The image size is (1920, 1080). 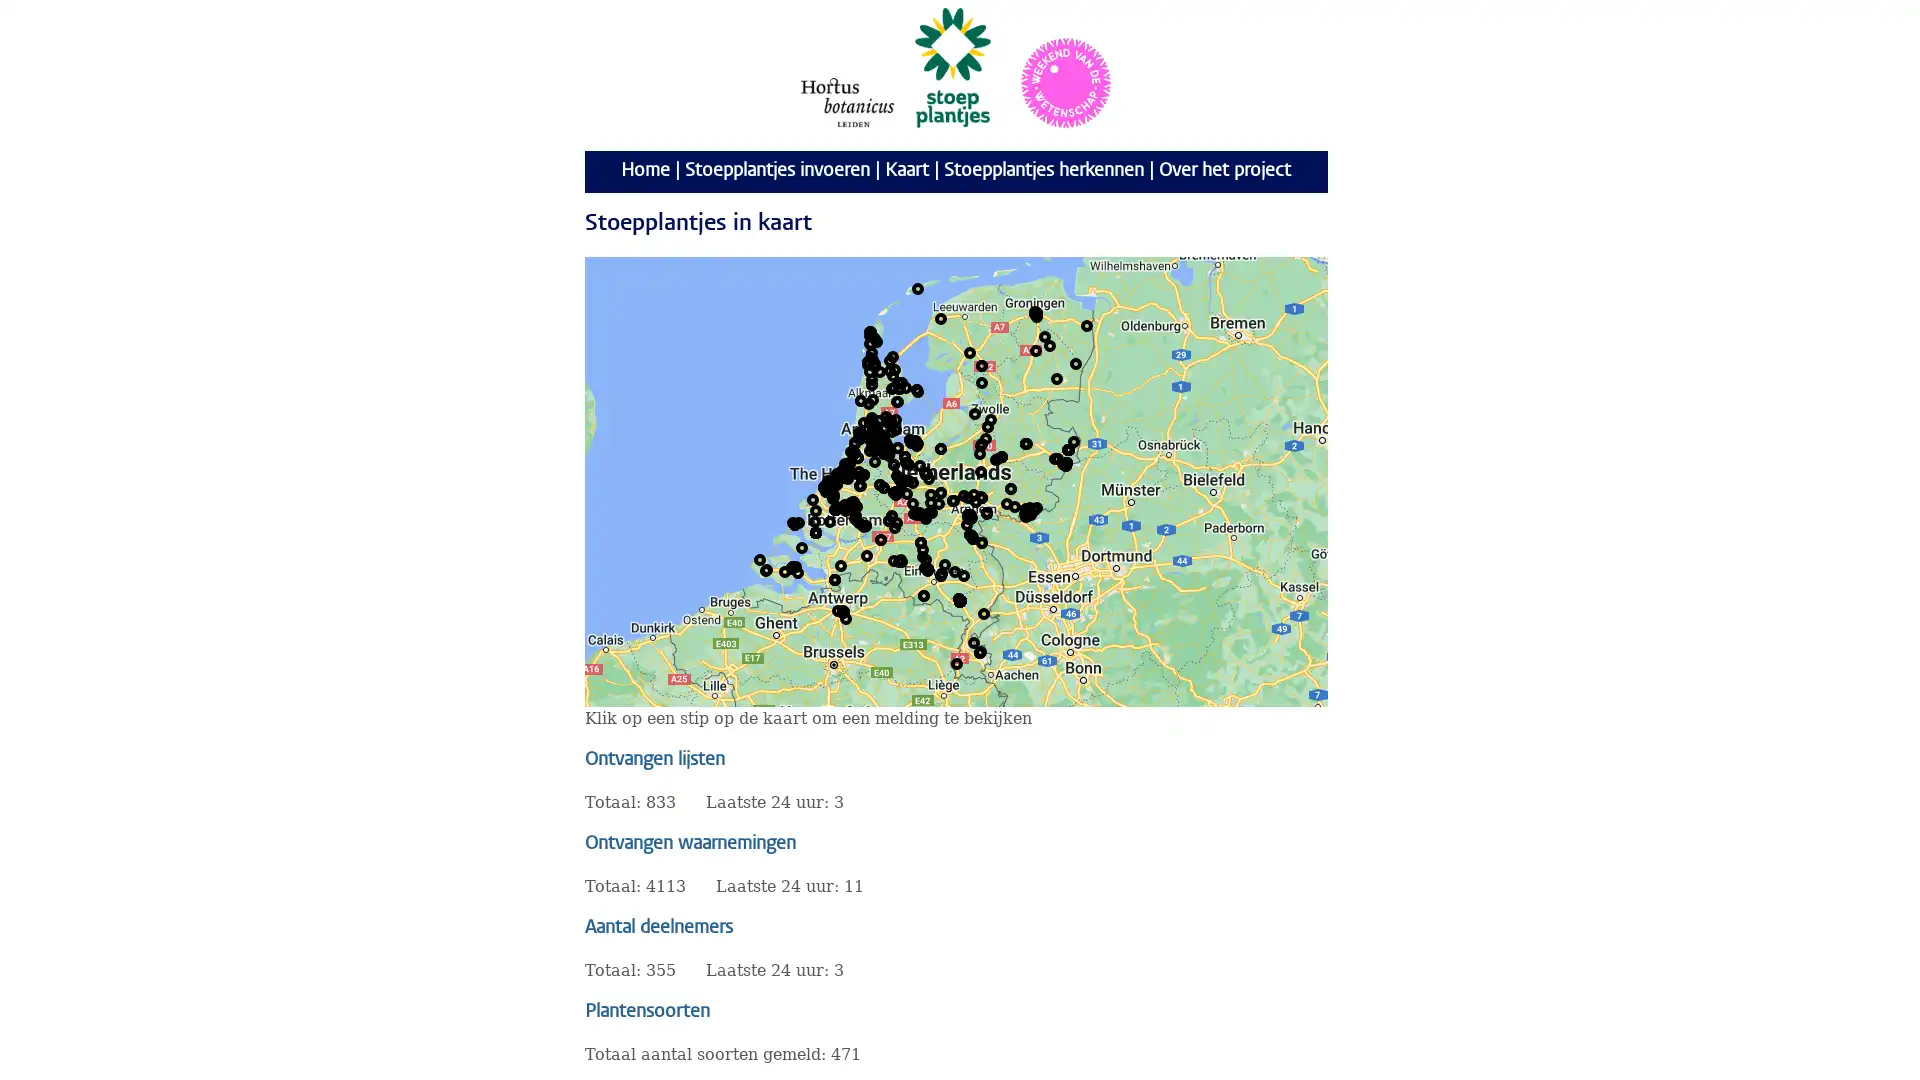 I want to click on Telling van Hetty Verstraaten op 23 oktober 2021, so click(x=979, y=452).